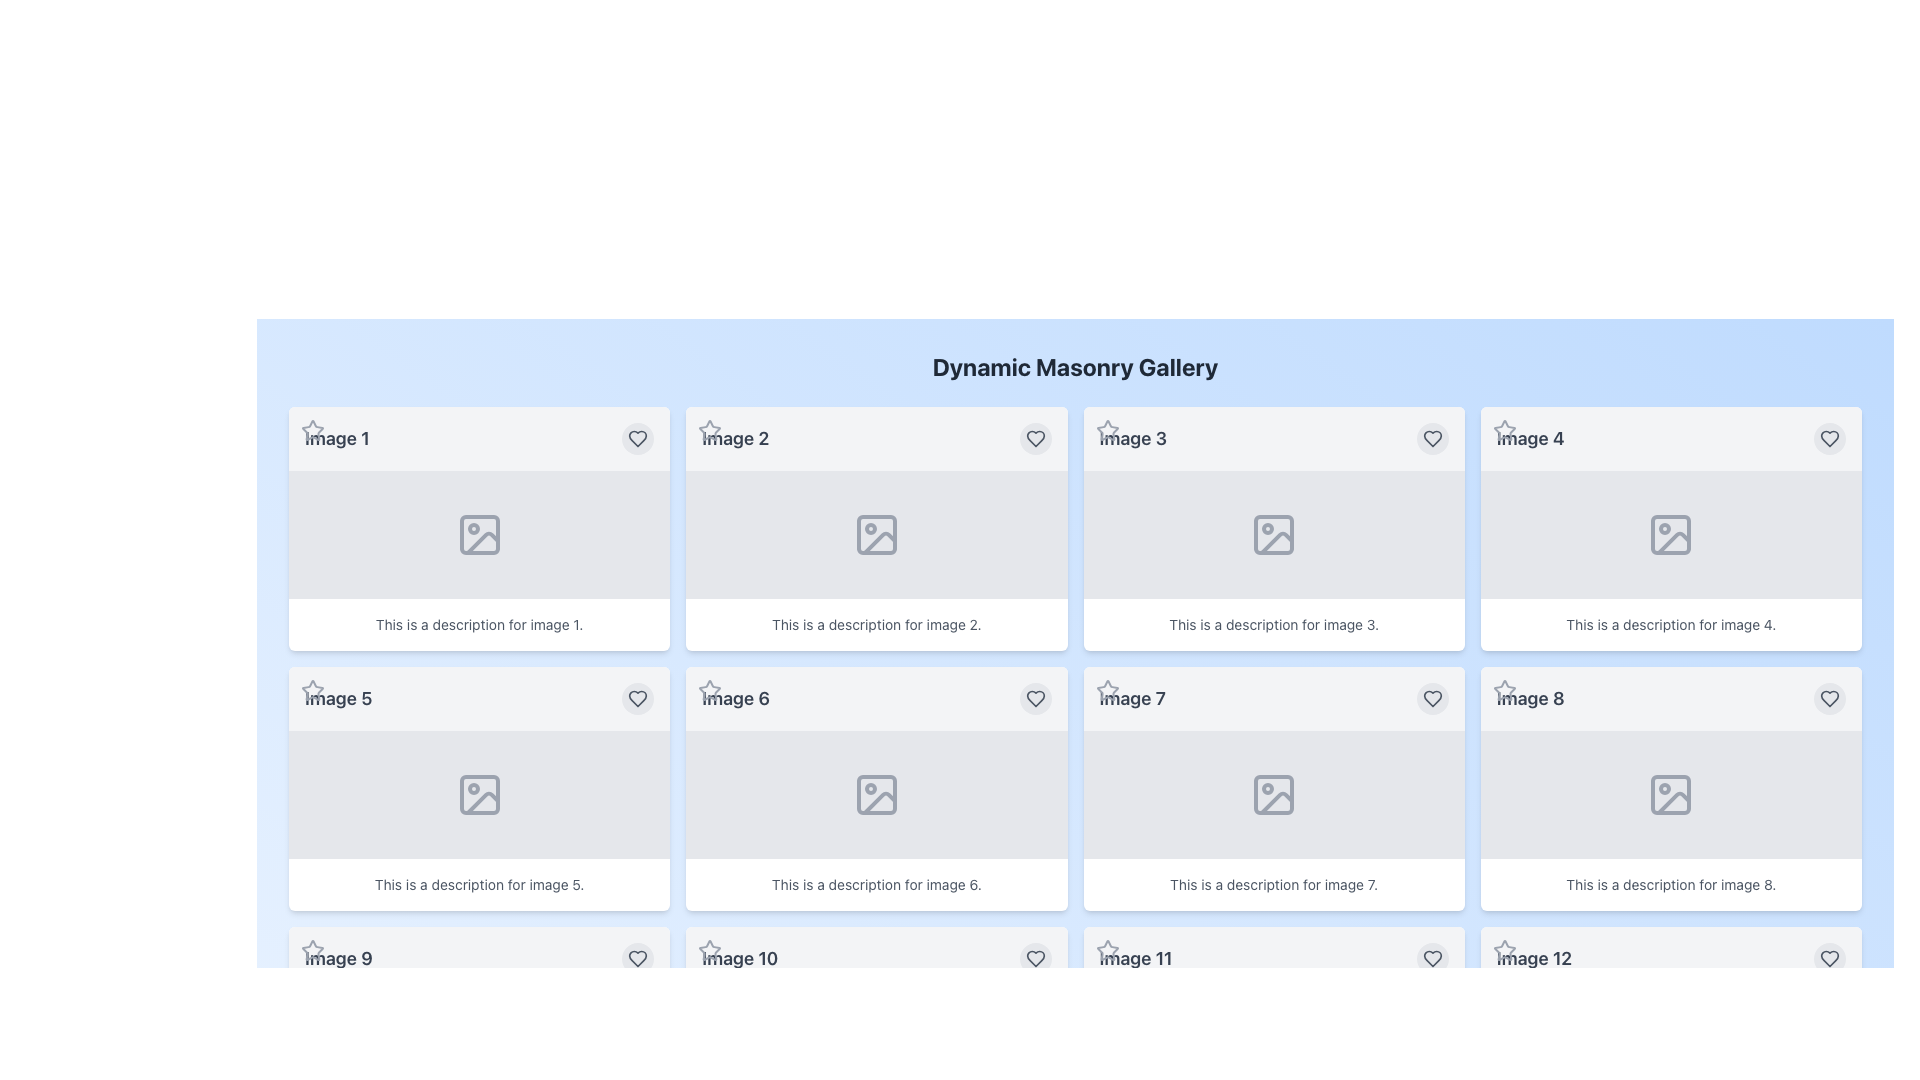  What do you see at coordinates (311, 430) in the screenshot?
I see `the star icon in the top-left corner of the card labeled 'Image 1'` at bounding box center [311, 430].